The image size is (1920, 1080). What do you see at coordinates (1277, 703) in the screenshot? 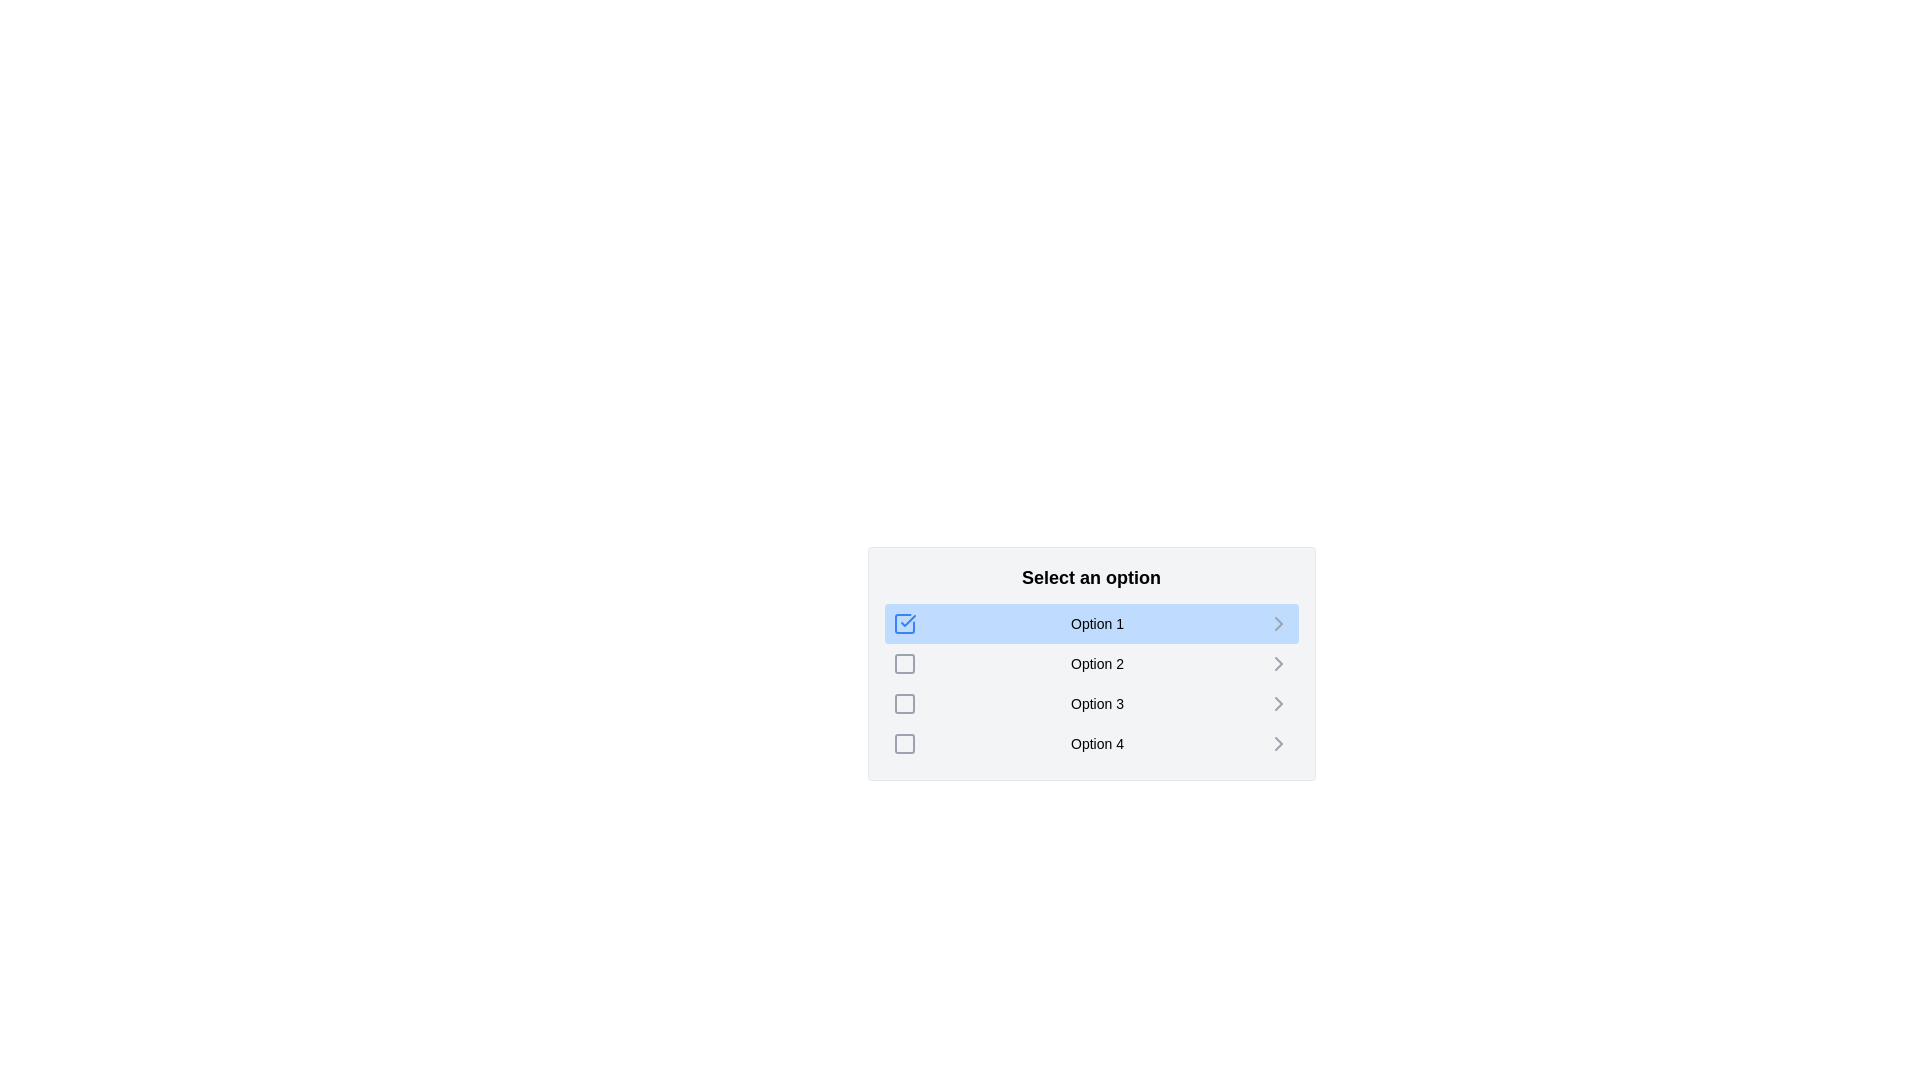
I see `the right-facing chevron icon next to 'Option 3'` at bounding box center [1277, 703].